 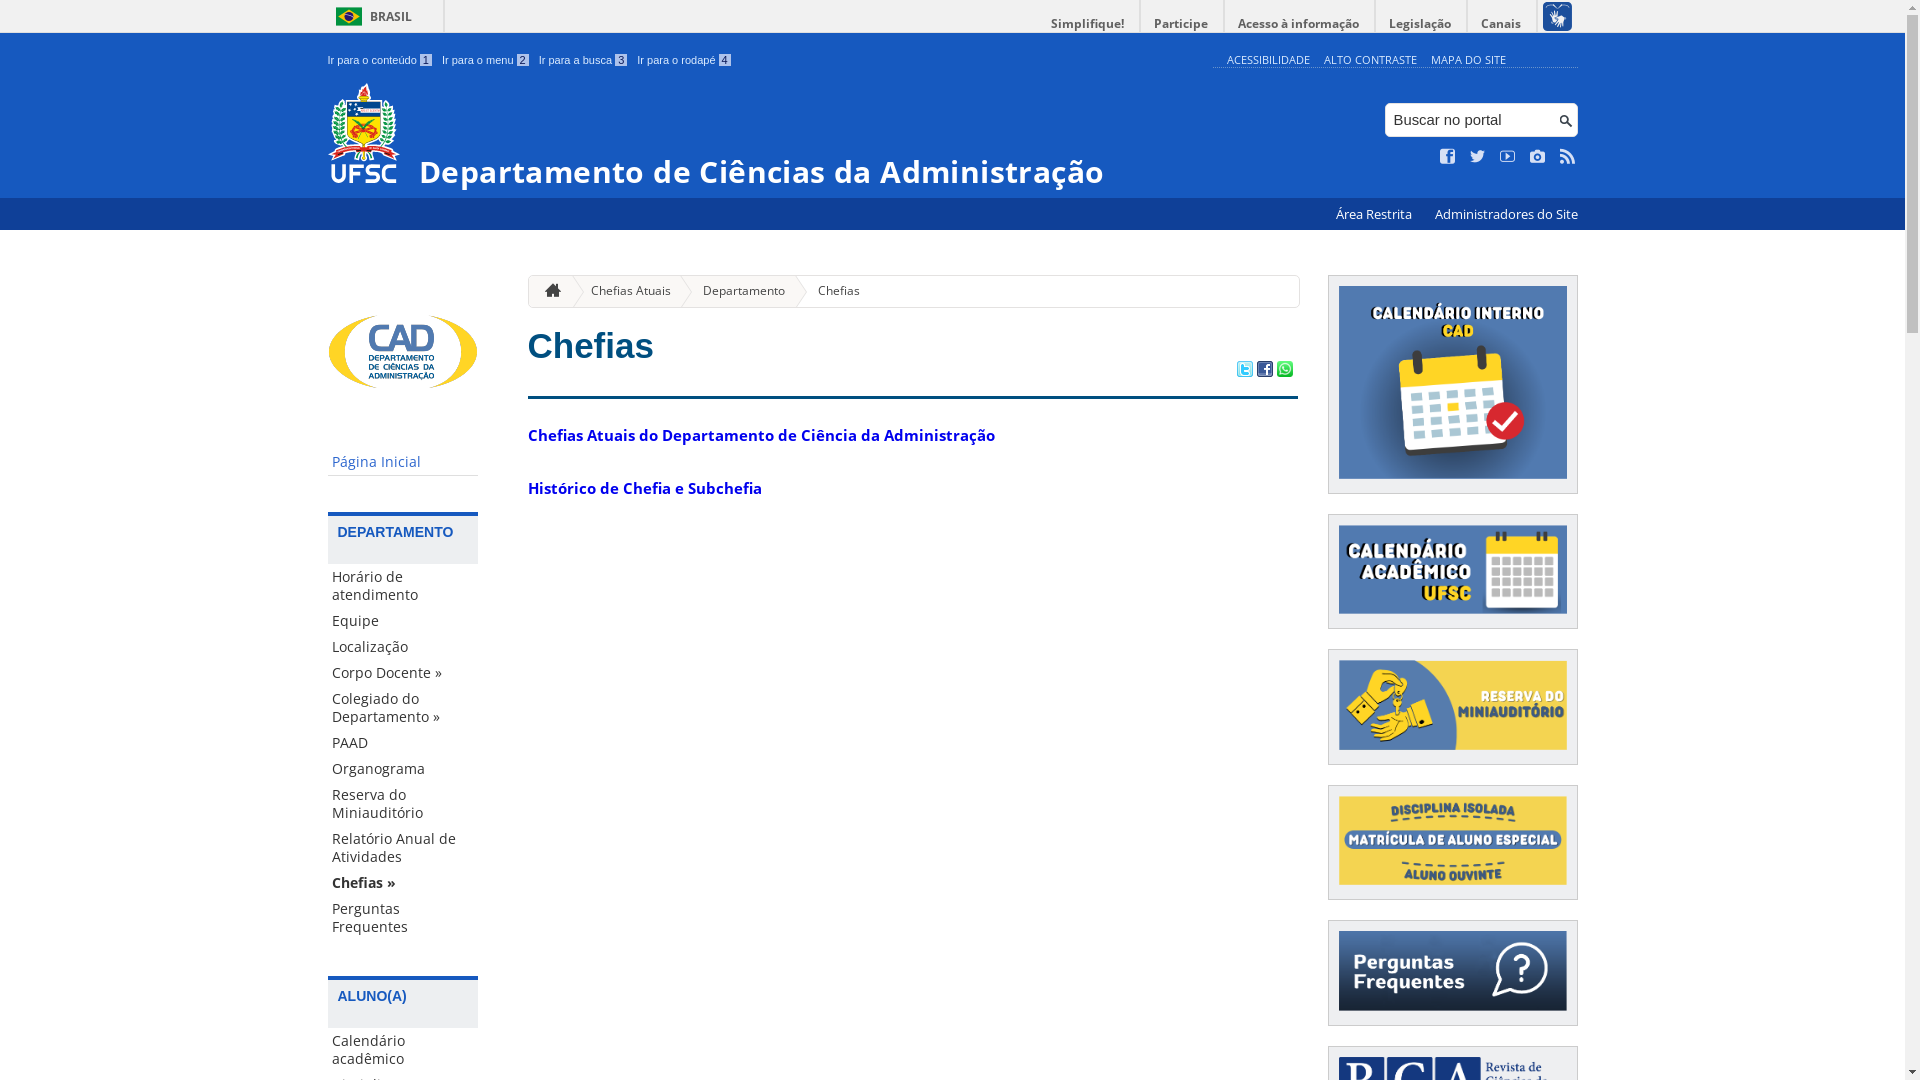 What do you see at coordinates (1180, 23) in the screenshot?
I see `'Participe'` at bounding box center [1180, 23].